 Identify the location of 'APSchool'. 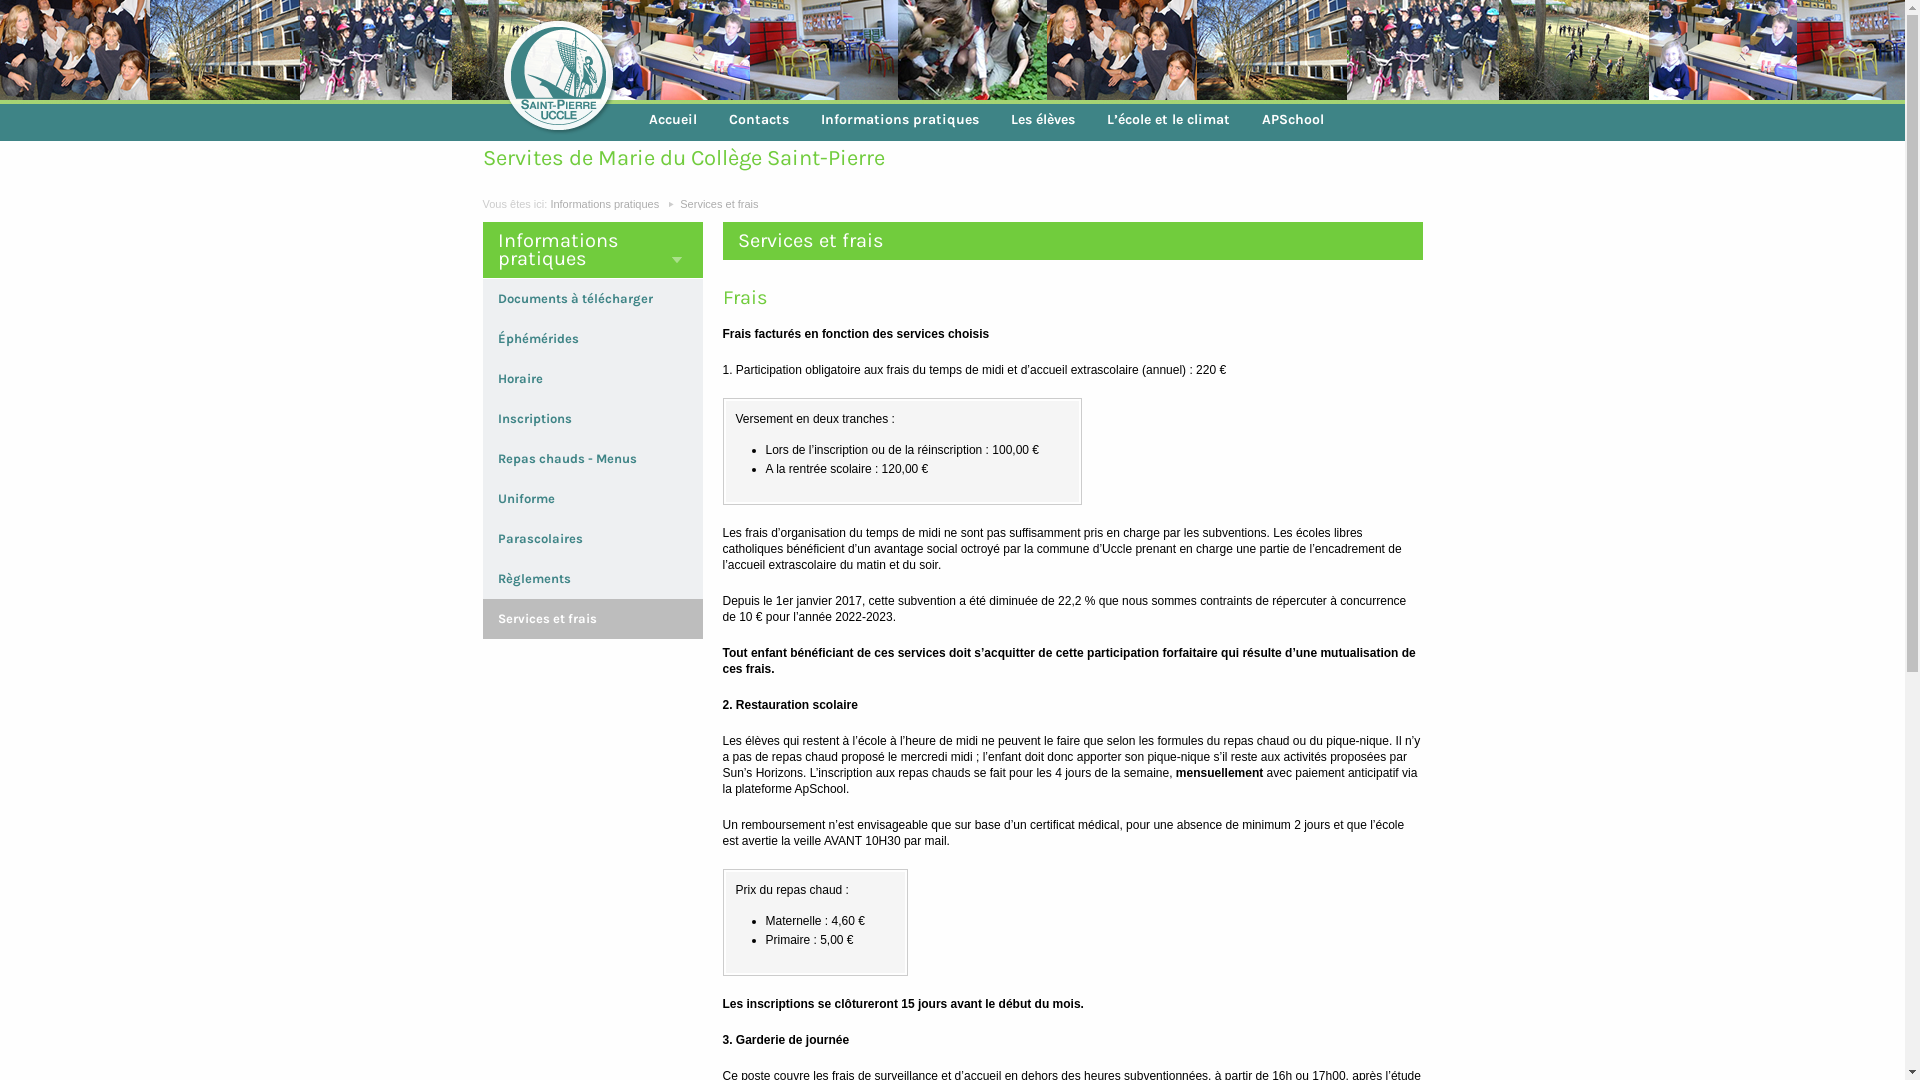
(1292, 119).